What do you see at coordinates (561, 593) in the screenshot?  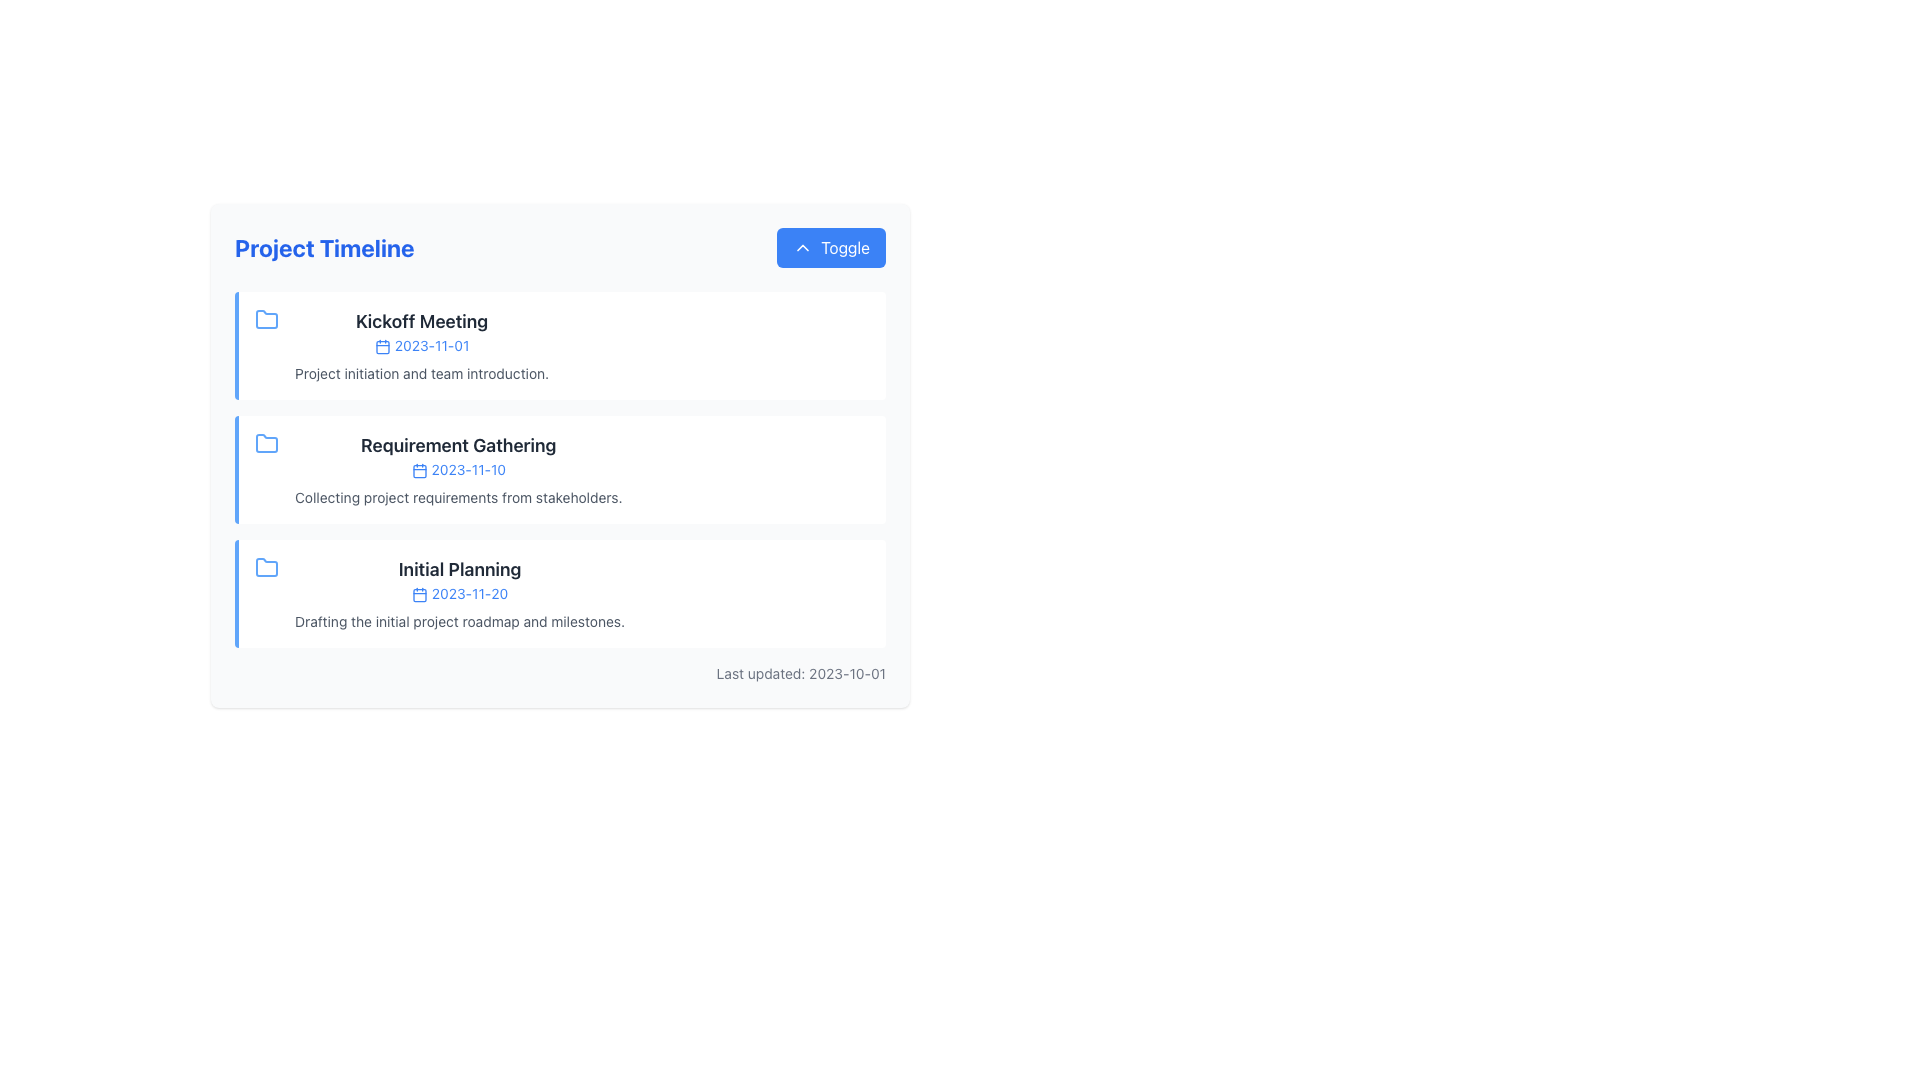 I see `the date '2023-11-20' in the structured content block titled 'Initial Planning' to view related events` at bounding box center [561, 593].